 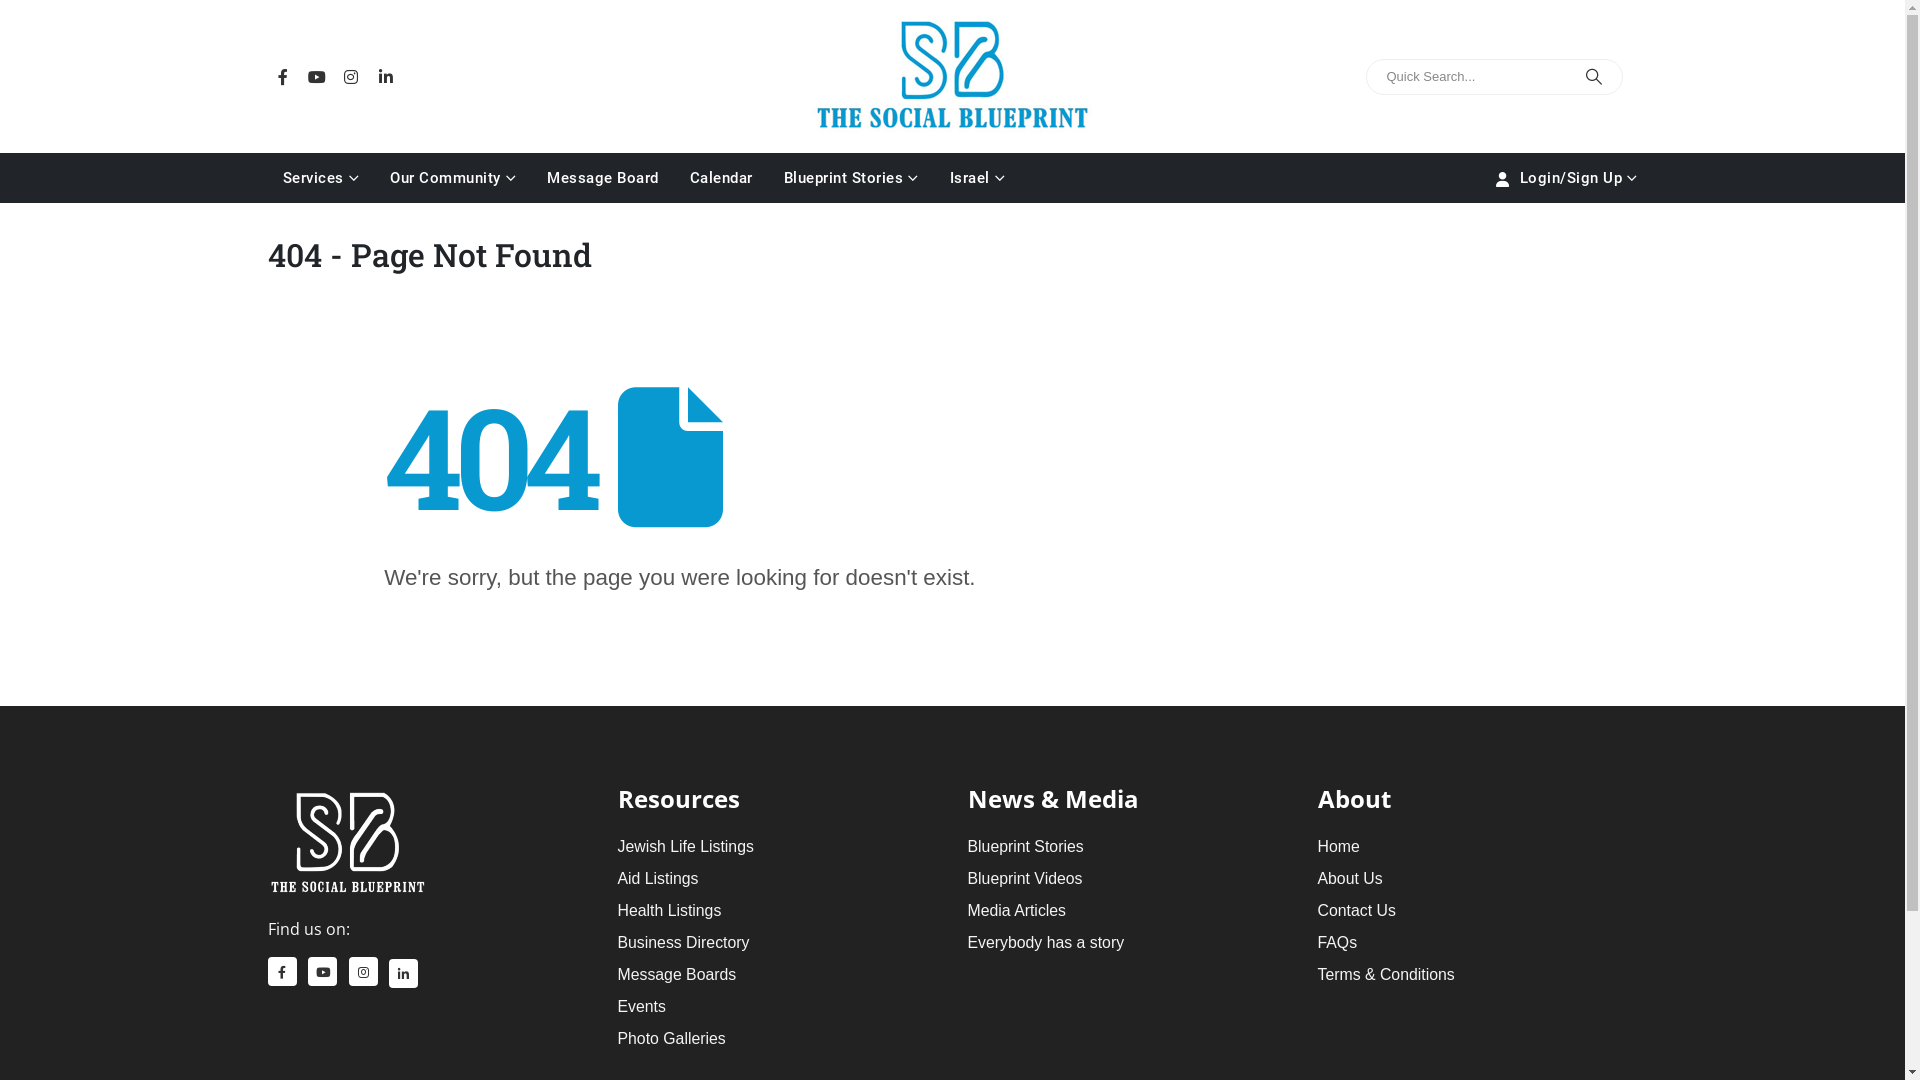 I want to click on 'Contact Us', so click(x=1357, y=910).